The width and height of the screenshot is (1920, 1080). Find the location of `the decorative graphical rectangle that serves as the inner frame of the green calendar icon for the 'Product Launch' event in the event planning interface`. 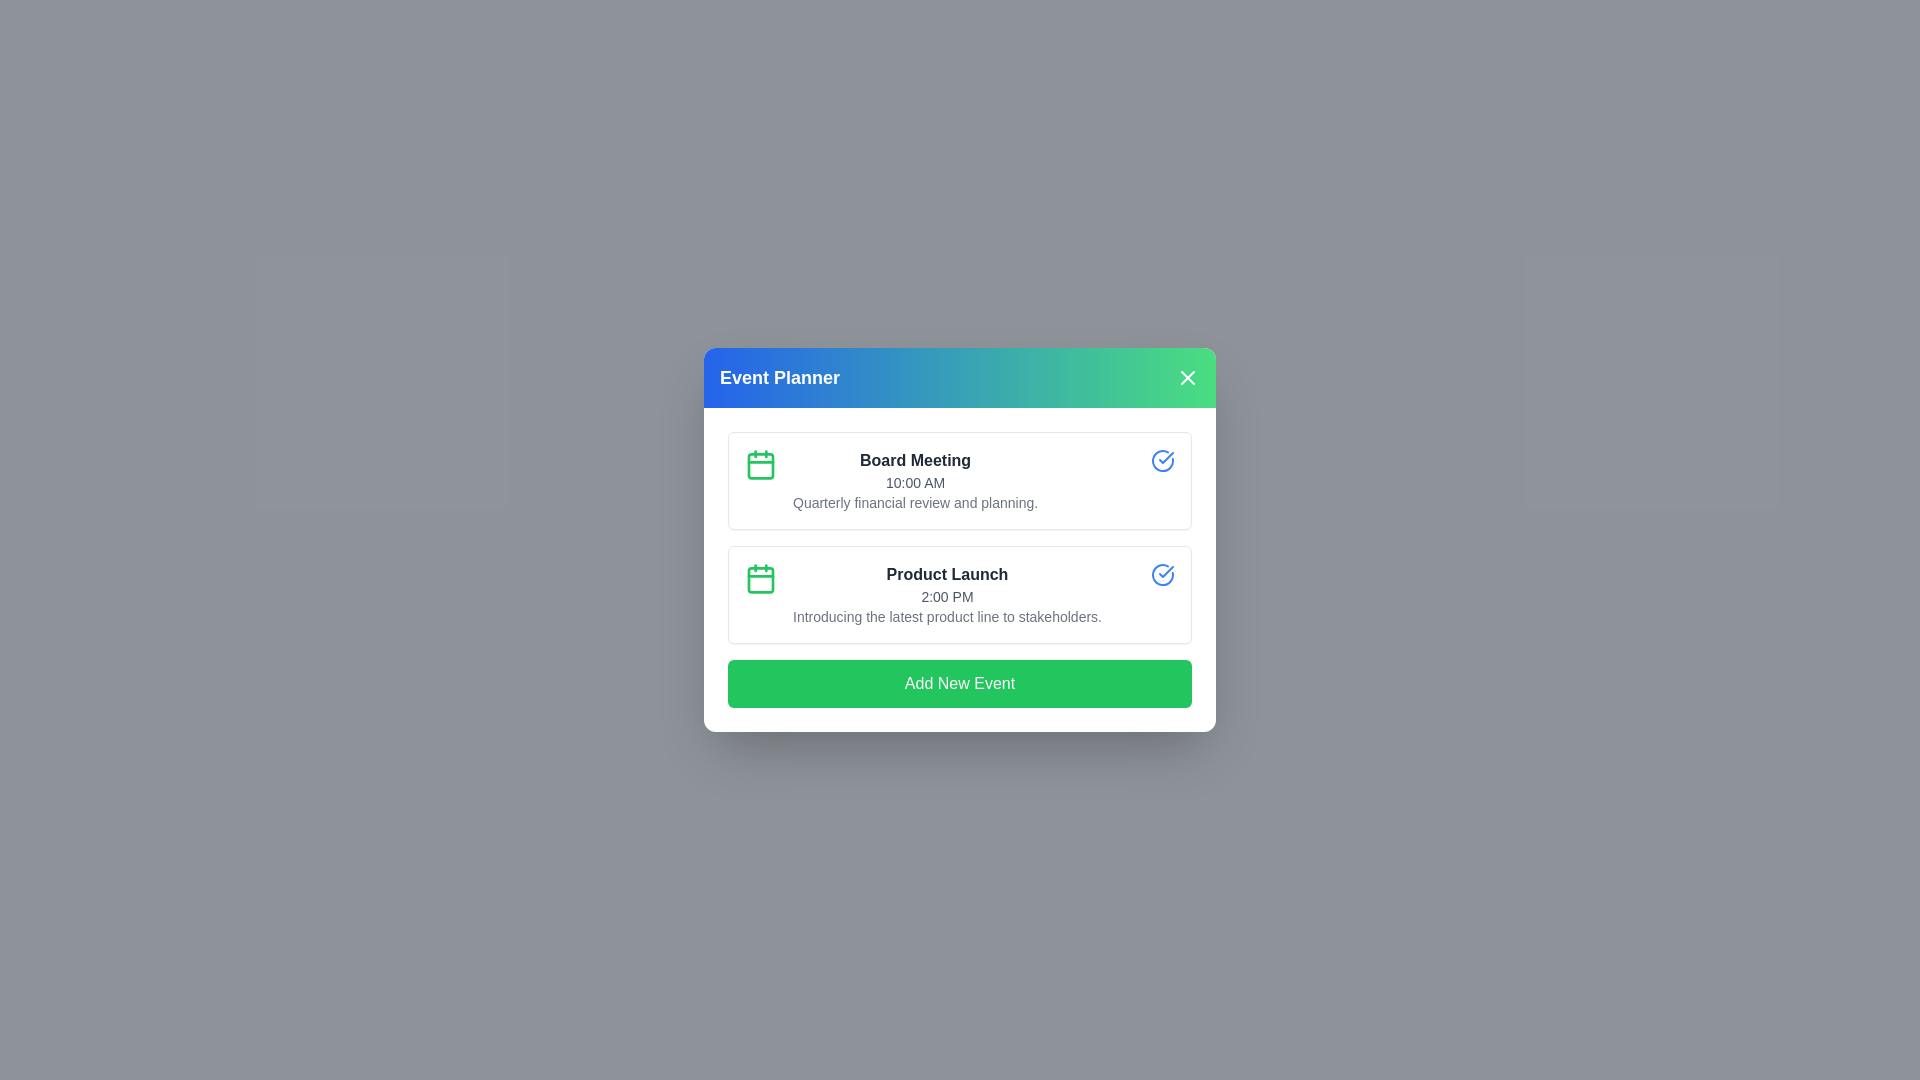

the decorative graphical rectangle that serves as the inner frame of the green calendar icon for the 'Product Launch' event in the event planning interface is located at coordinates (760, 579).